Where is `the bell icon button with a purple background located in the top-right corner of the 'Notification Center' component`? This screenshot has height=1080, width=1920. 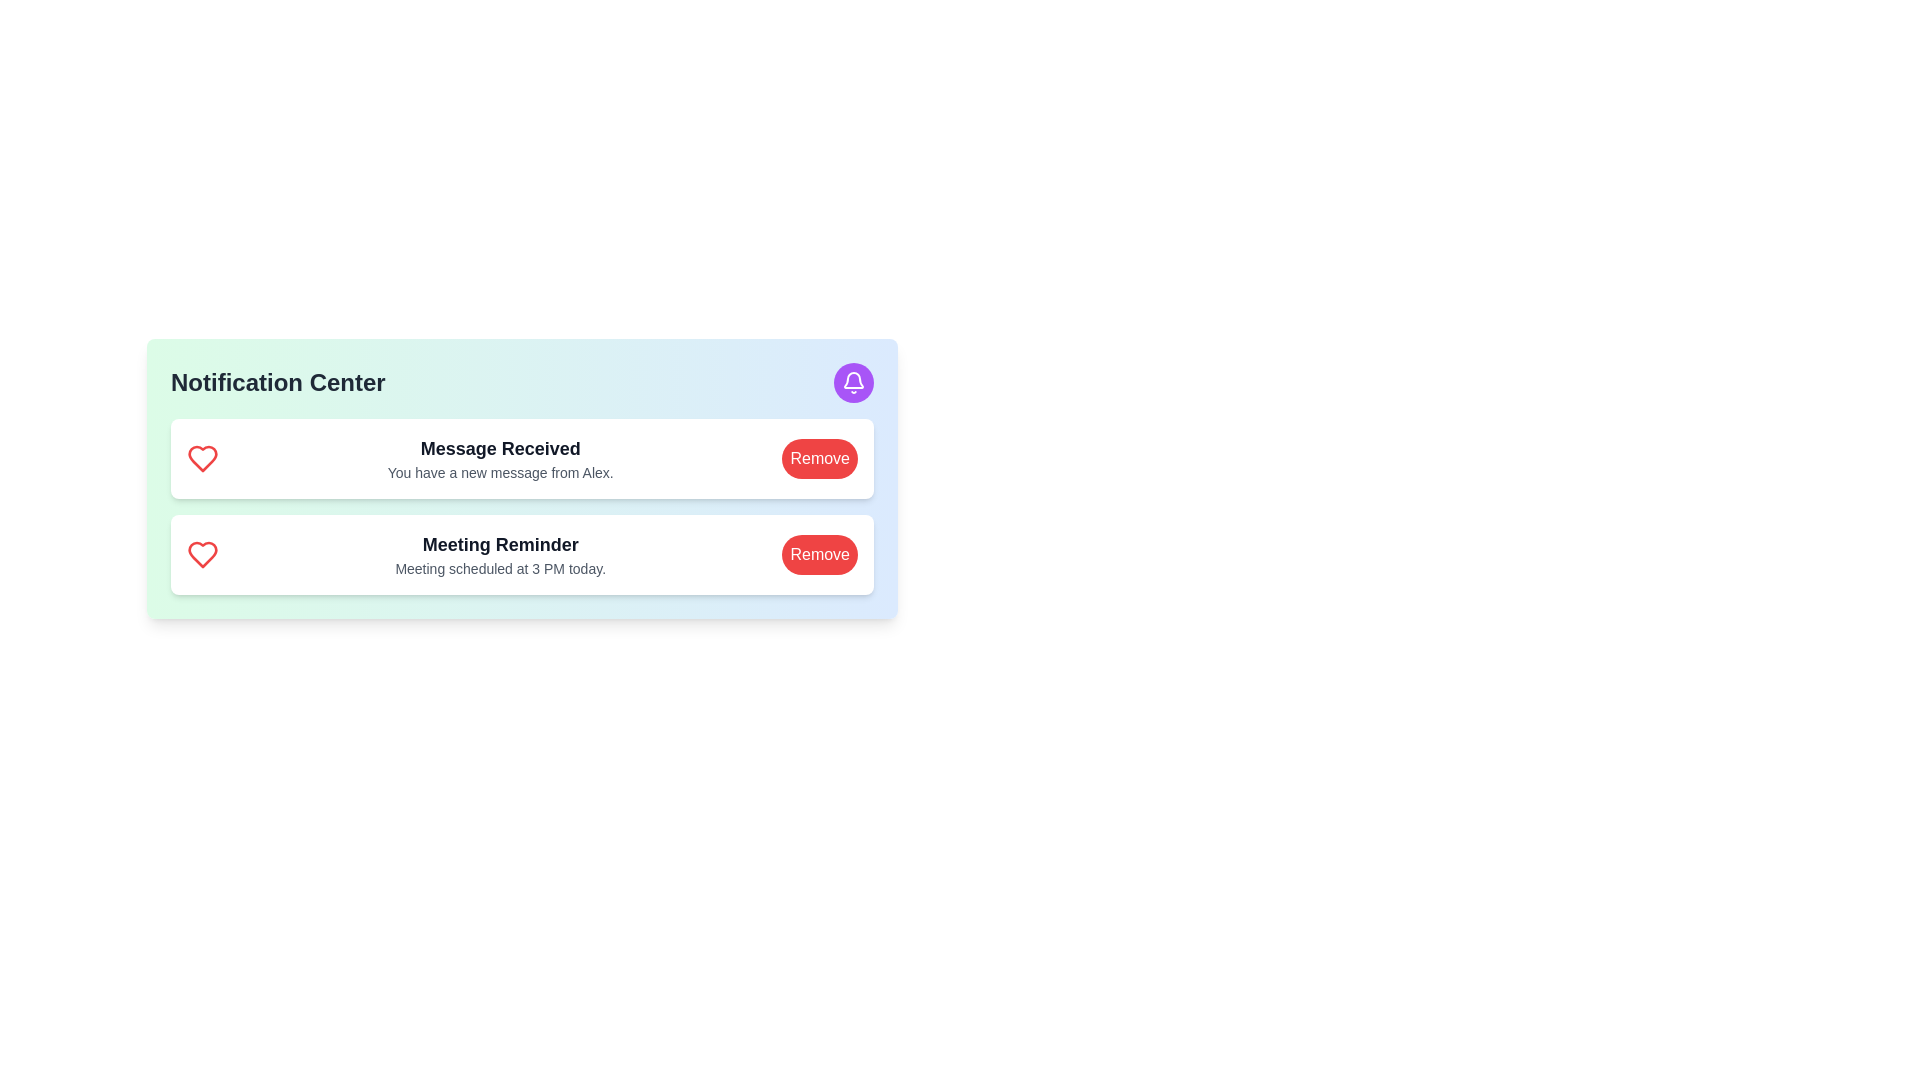
the bell icon button with a purple background located in the top-right corner of the 'Notification Center' component is located at coordinates (854, 382).